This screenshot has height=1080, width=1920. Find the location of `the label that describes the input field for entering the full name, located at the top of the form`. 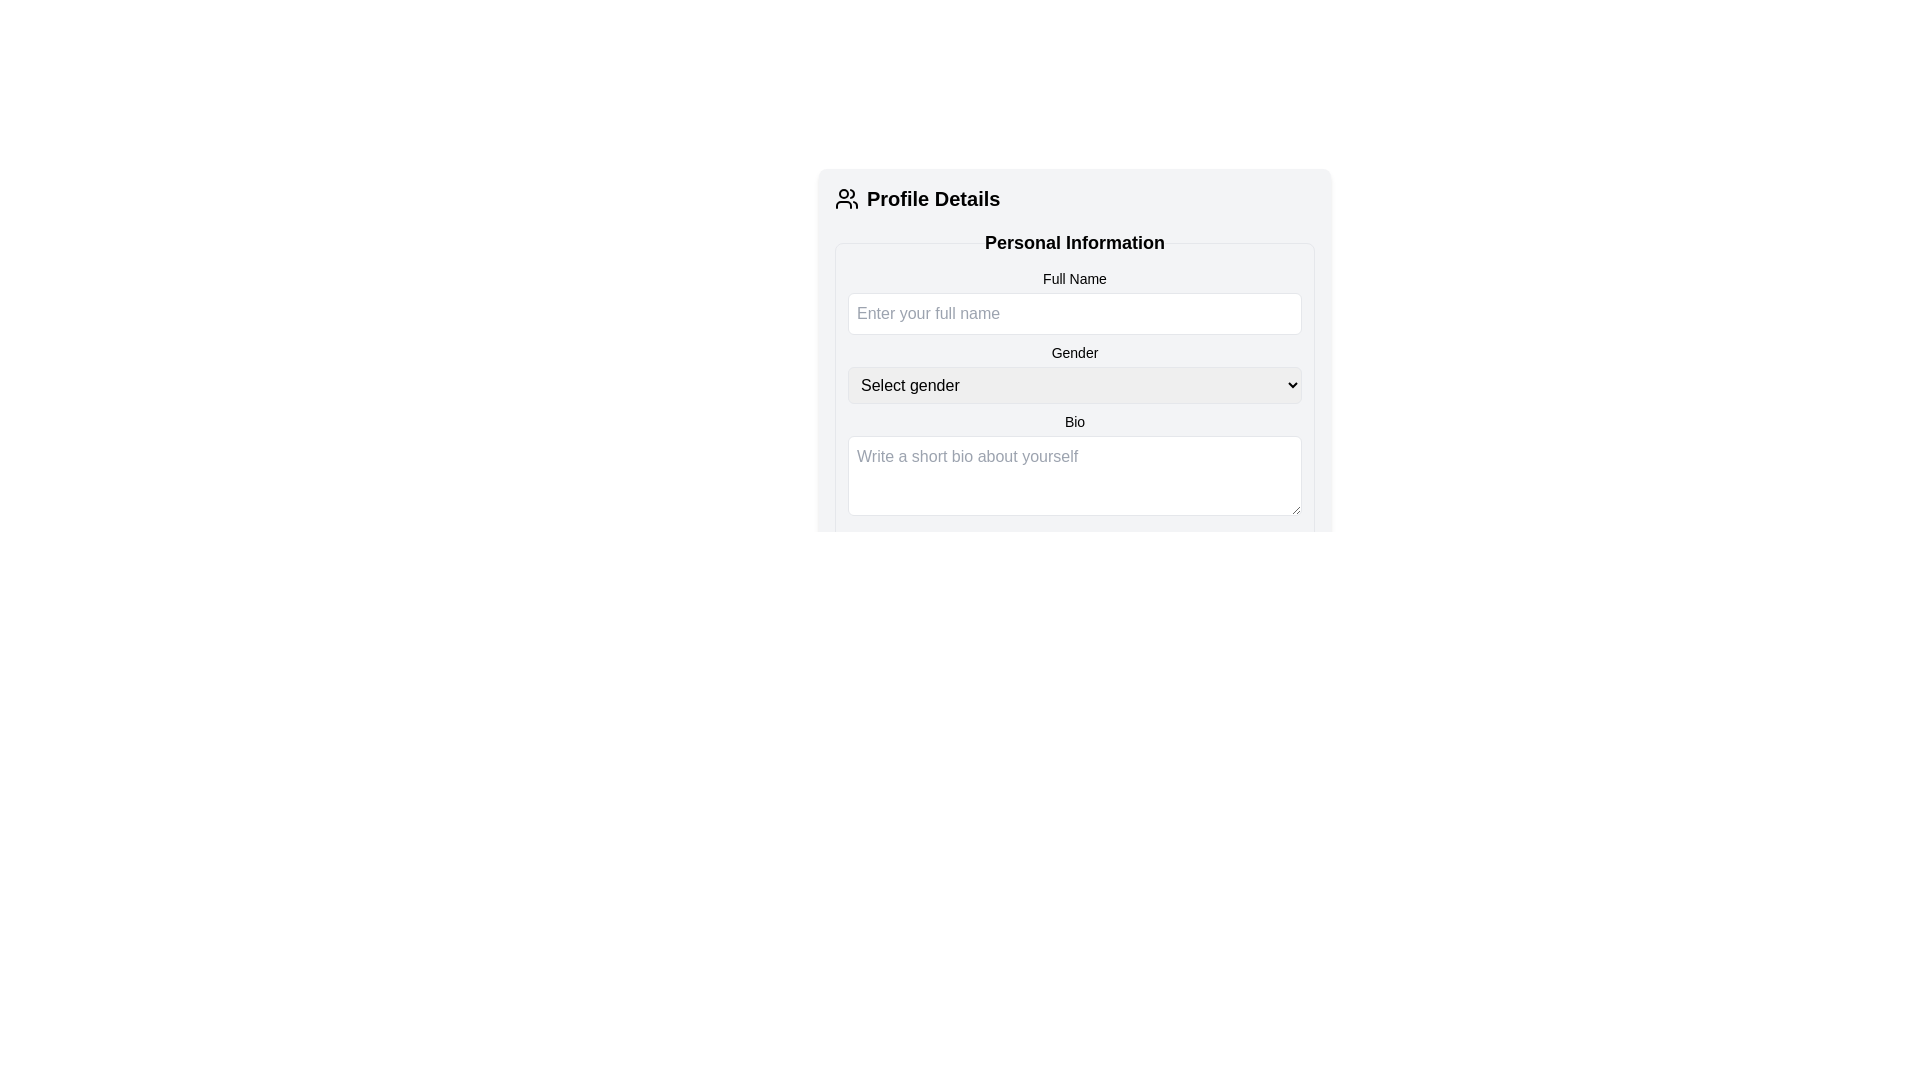

the label that describes the input field for entering the full name, located at the top of the form is located at coordinates (1074, 278).